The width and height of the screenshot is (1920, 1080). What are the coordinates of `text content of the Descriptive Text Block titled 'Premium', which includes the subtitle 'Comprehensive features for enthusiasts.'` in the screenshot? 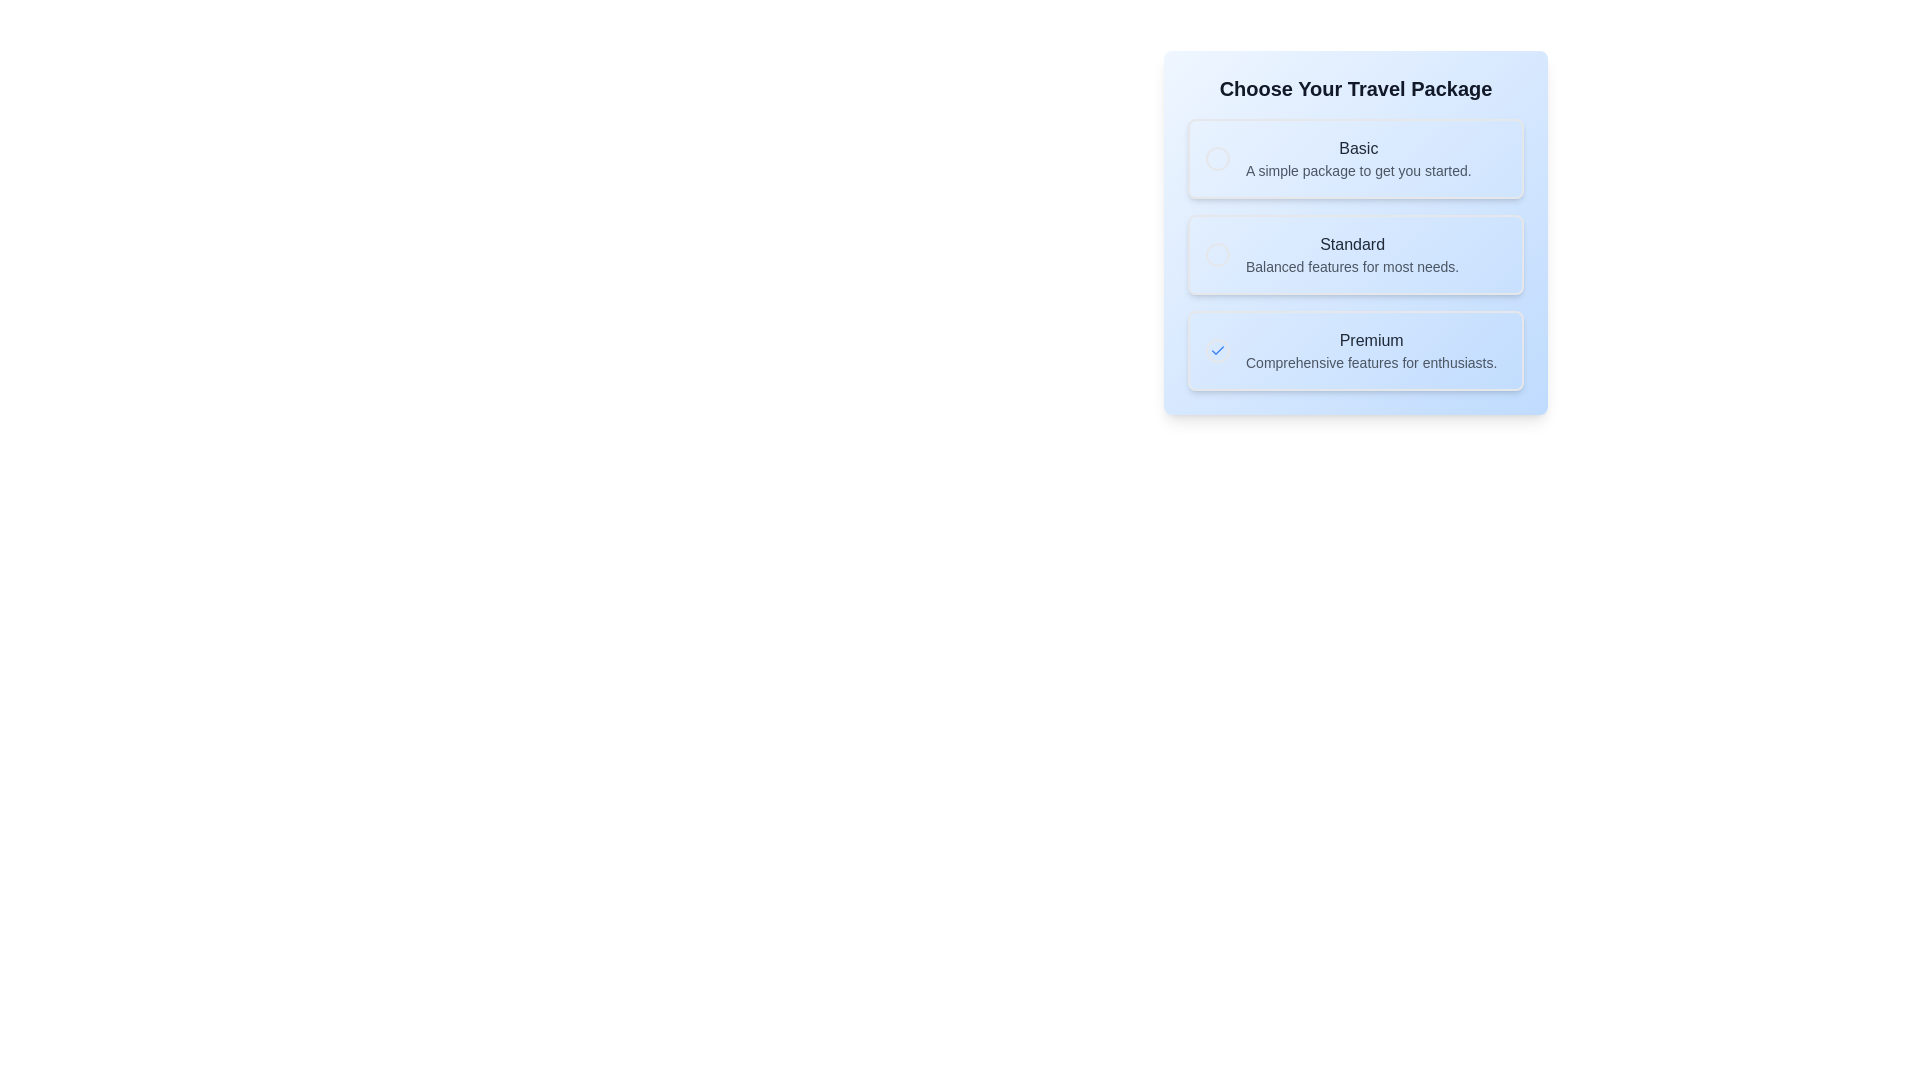 It's located at (1370, 350).